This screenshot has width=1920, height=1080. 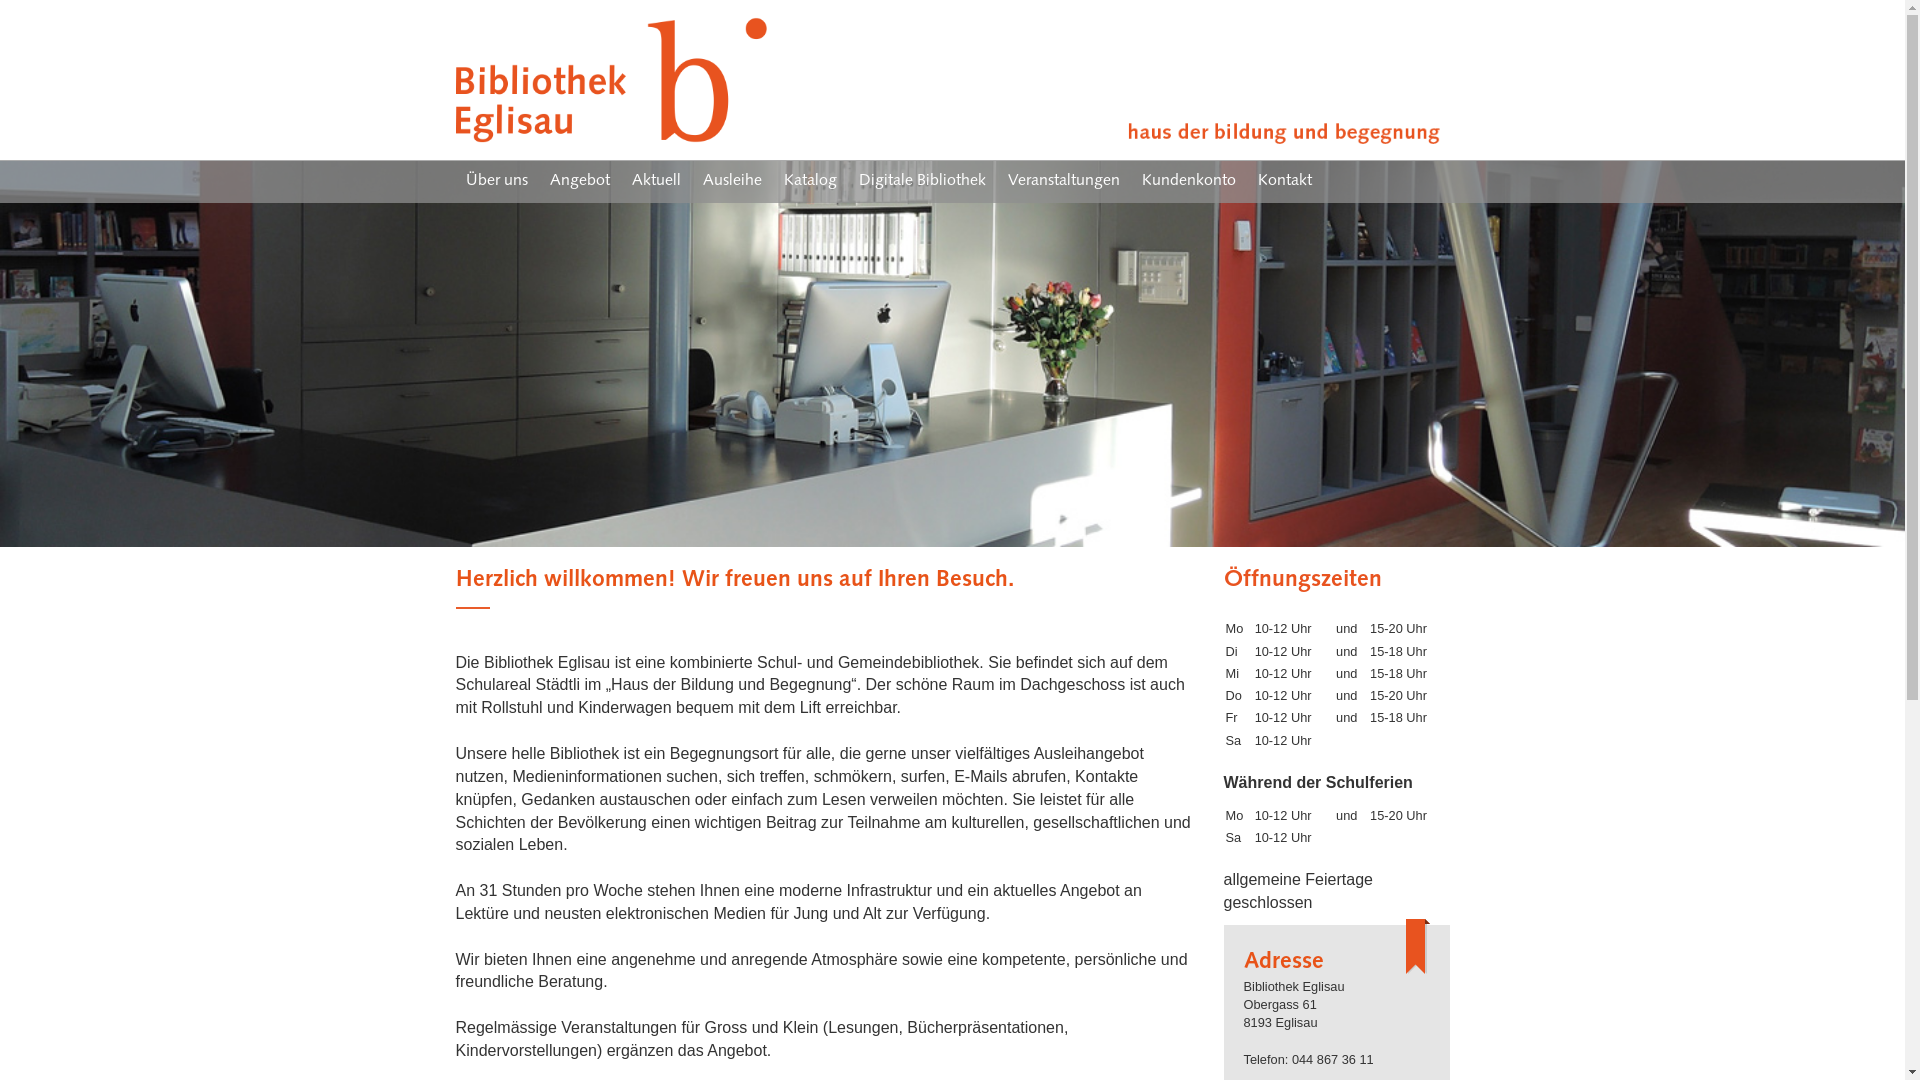 What do you see at coordinates (1063, 181) in the screenshot?
I see `'Veranstaltungen'` at bounding box center [1063, 181].